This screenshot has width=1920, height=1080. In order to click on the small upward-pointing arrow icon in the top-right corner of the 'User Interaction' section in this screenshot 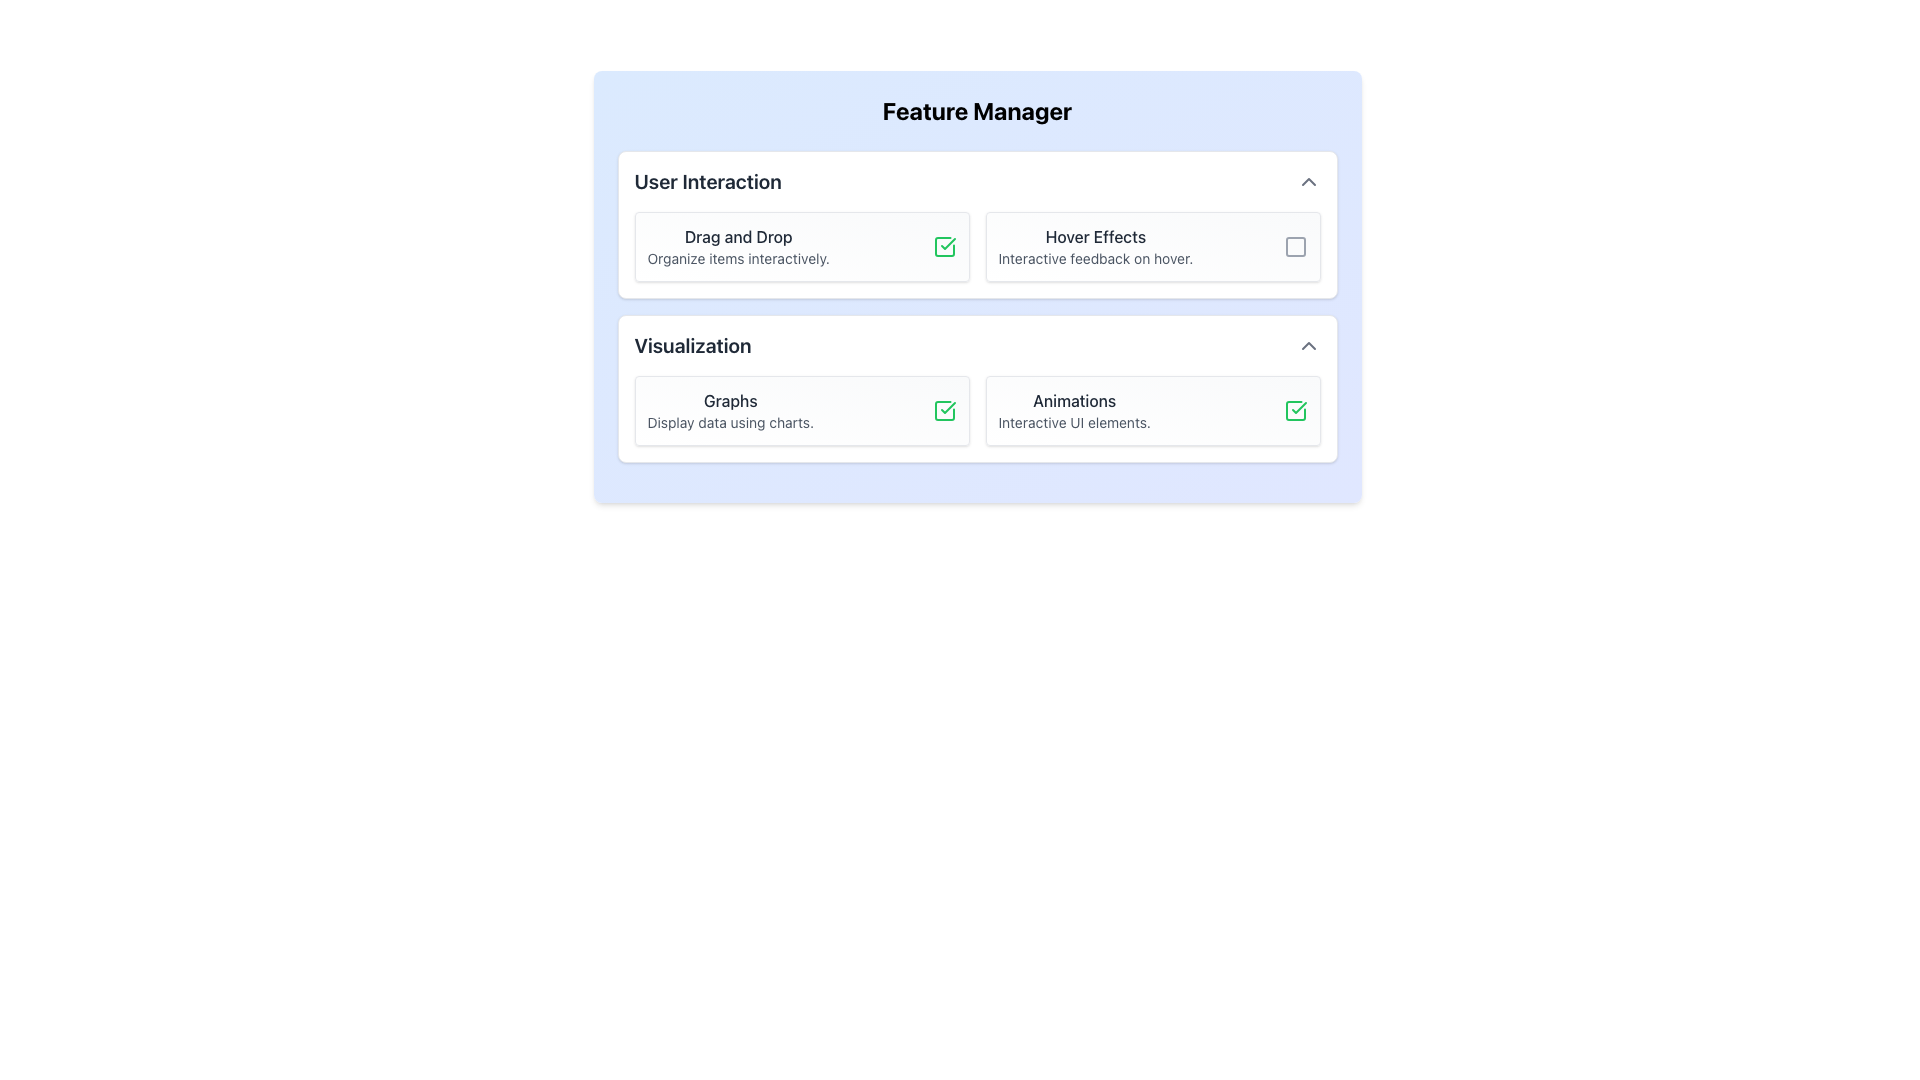, I will do `click(1308, 181)`.